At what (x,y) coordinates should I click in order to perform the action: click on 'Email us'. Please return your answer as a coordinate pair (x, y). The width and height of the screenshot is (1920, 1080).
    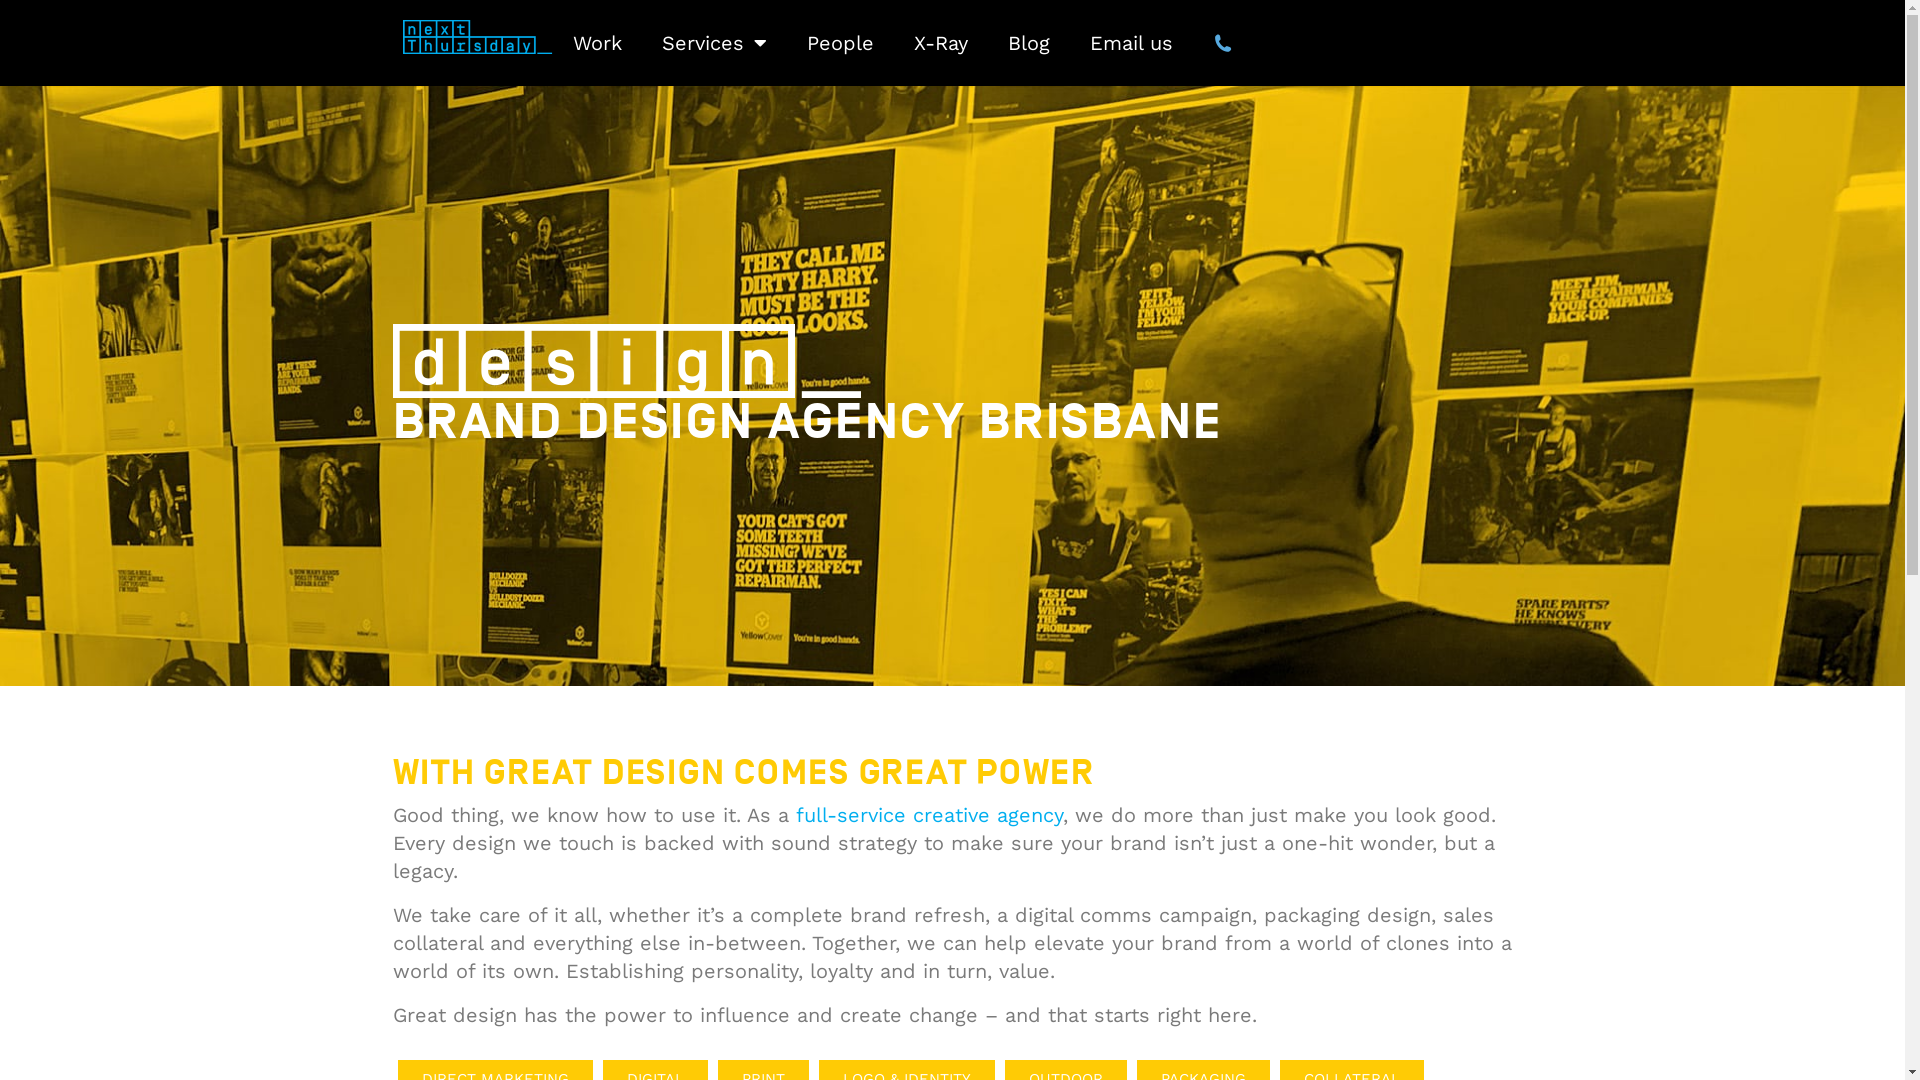
    Looking at the image, I should click on (1131, 42).